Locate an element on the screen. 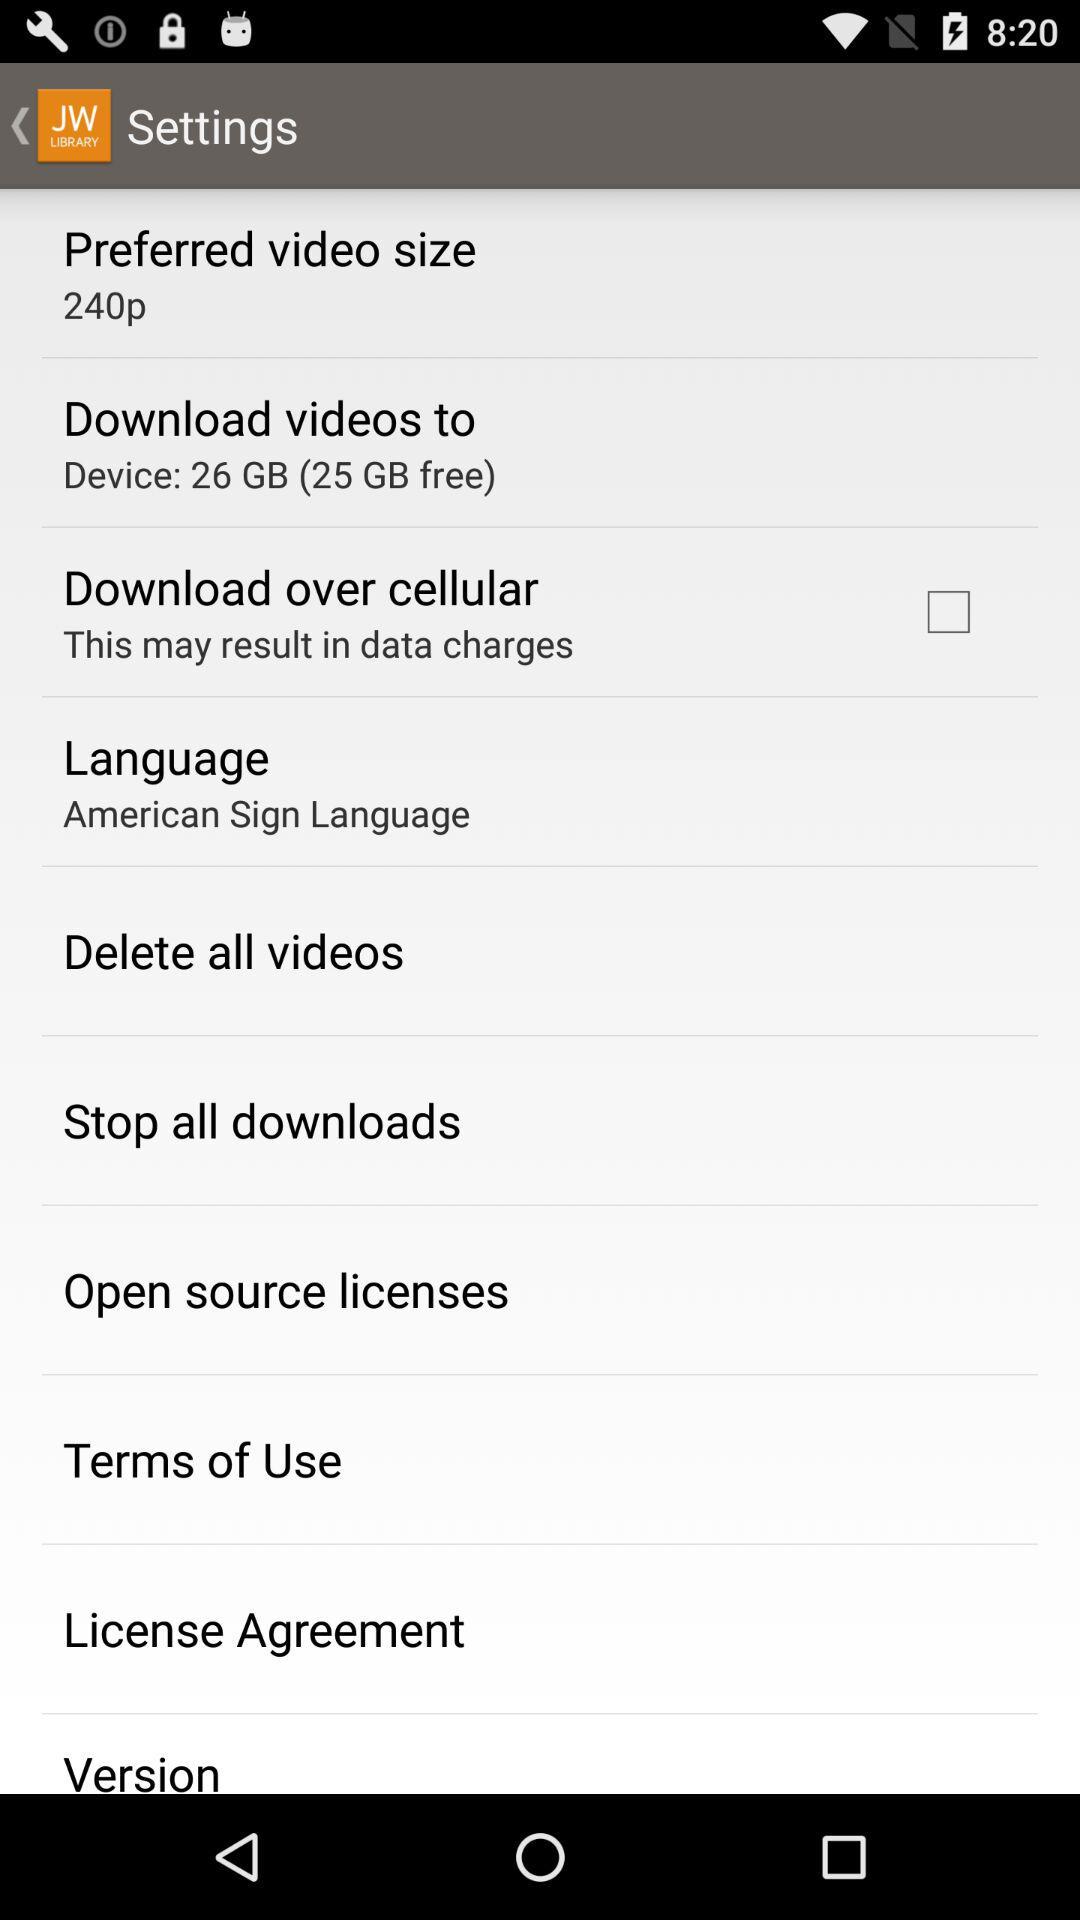 This screenshot has height=1920, width=1080. the icon above stop all downloads item is located at coordinates (232, 949).